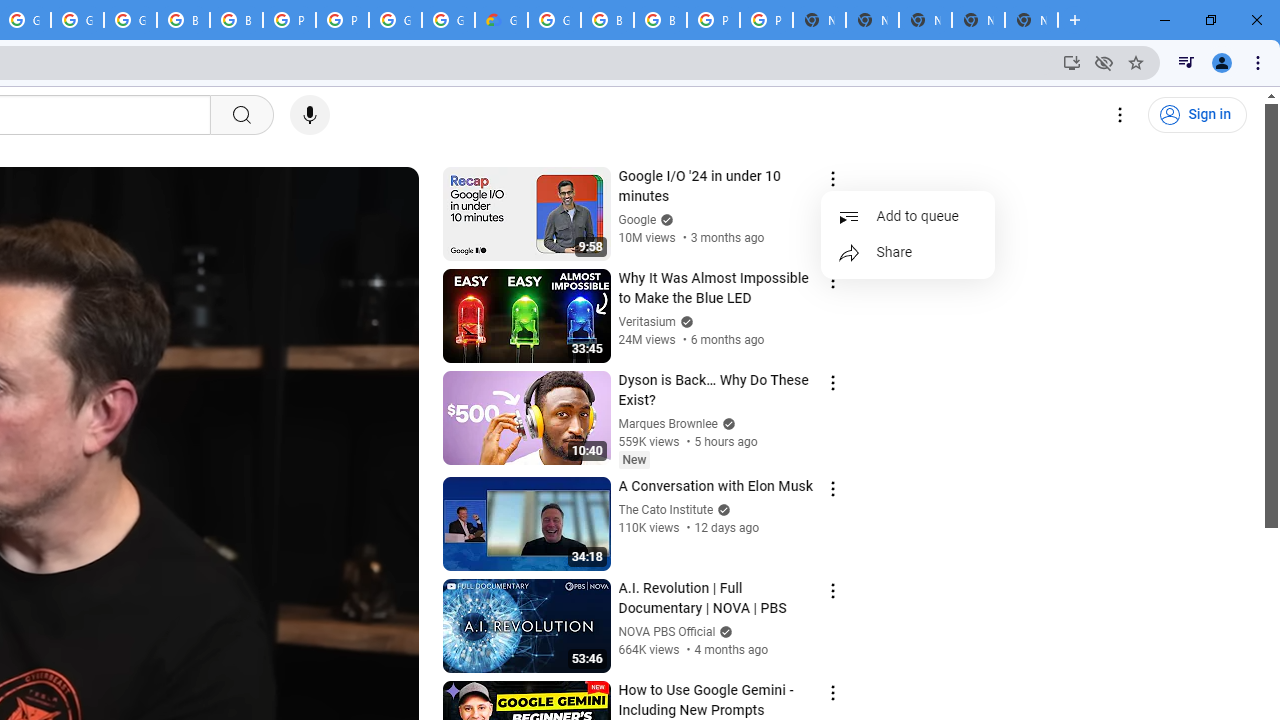 The width and height of the screenshot is (1280, 720). What do you see at coordinates (308, 115) in the screenshot?
I see `'Search with your voice'` at bounding box center [308, 115].